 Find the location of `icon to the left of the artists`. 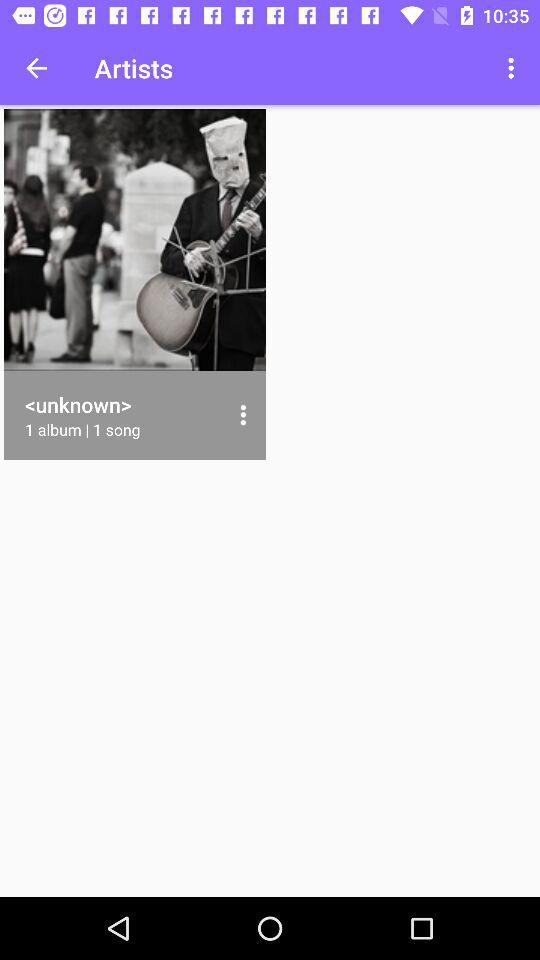

icon to the left of the artists is located at coordinates (36, 68).